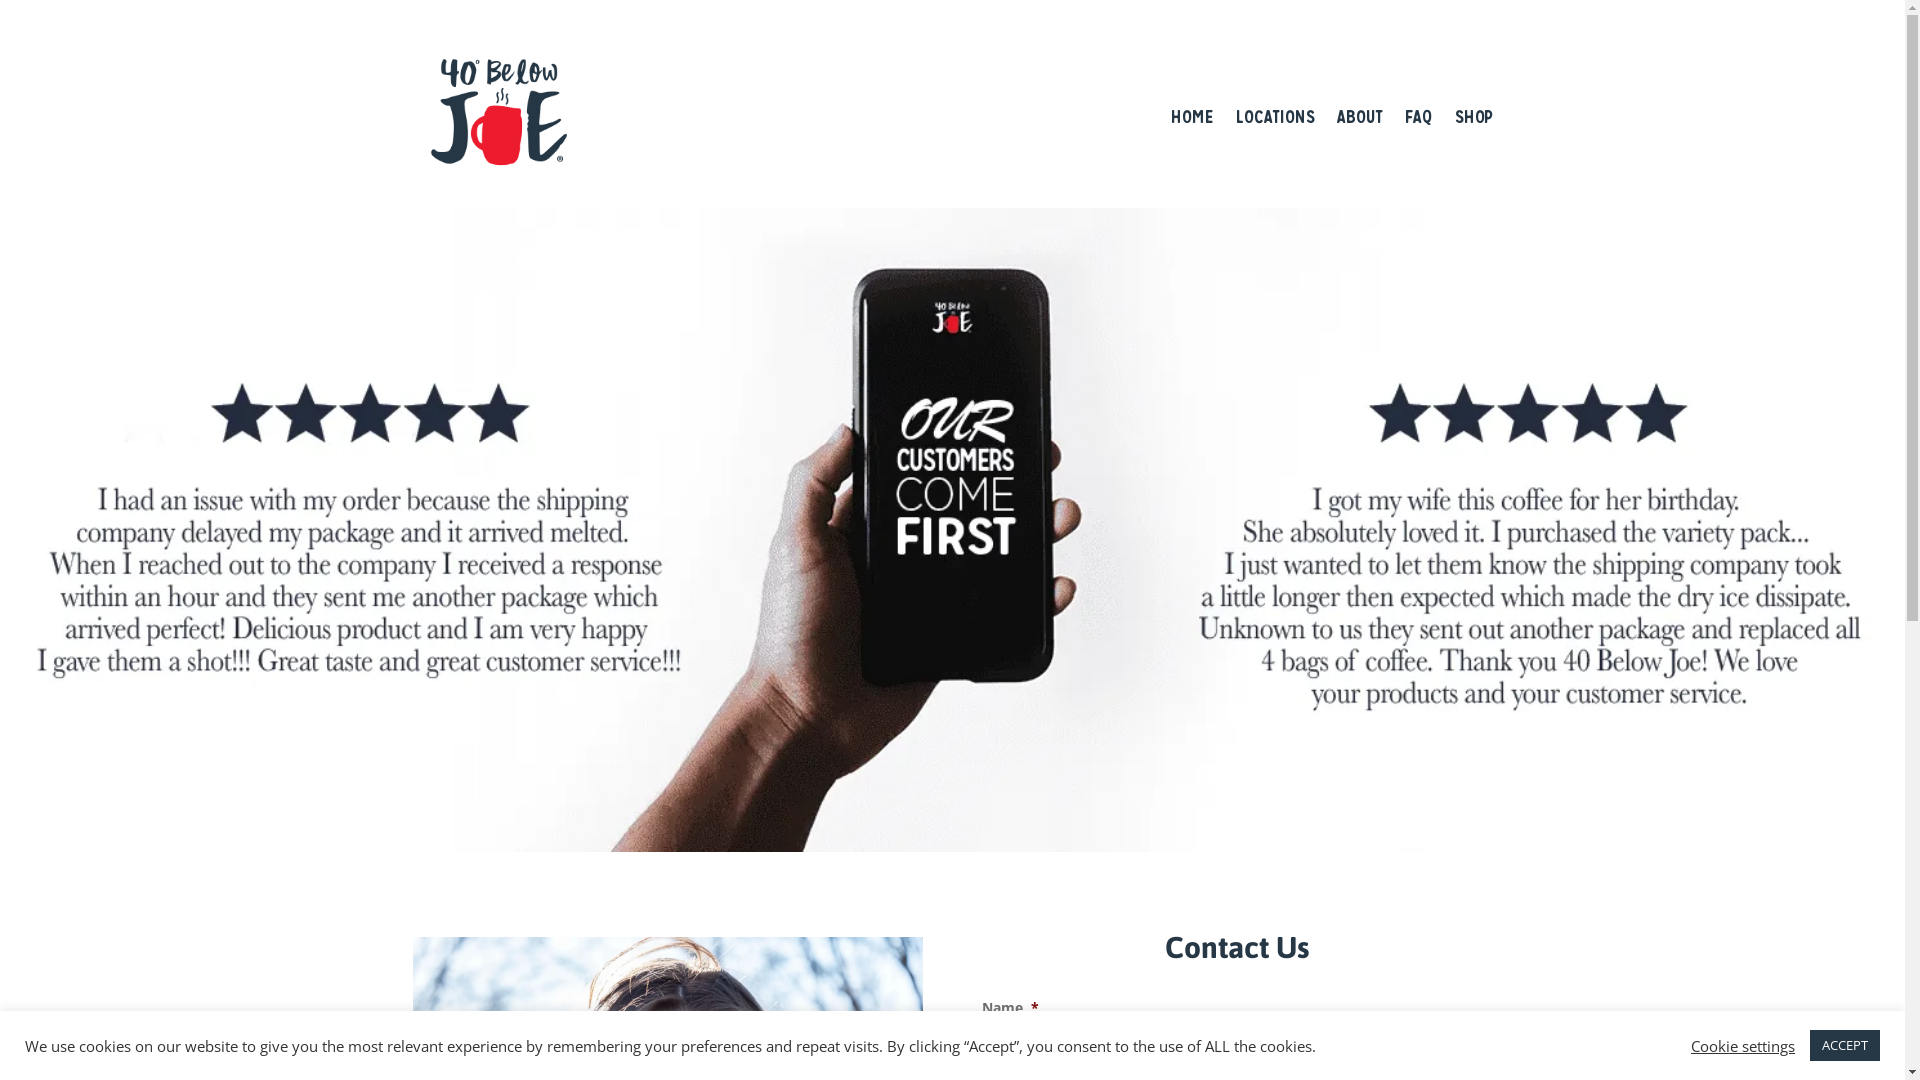  I want to click on 'Cookie settings', so click(1741, 1044).